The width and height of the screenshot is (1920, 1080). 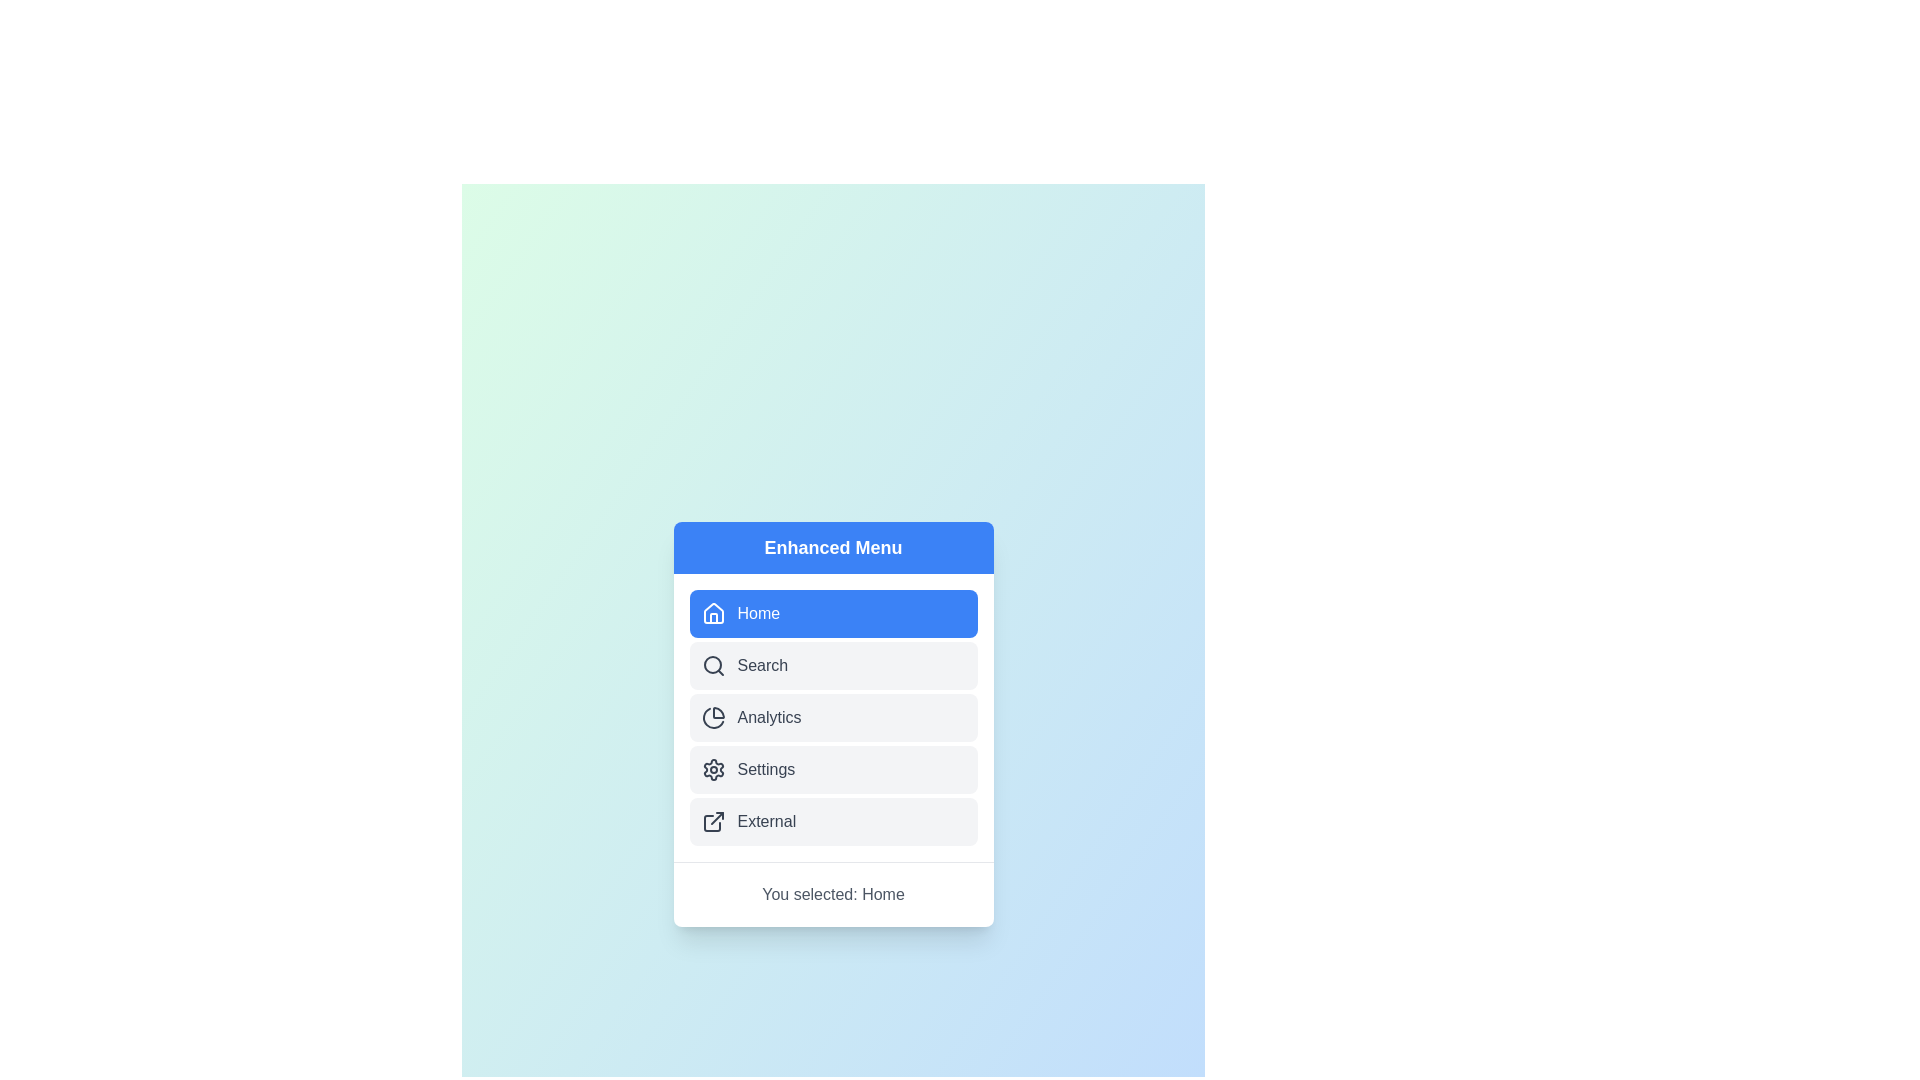 What do you see at coordinates (833, 821) in the screenshot?
I see `the menu item labeled External to view its hover effect` at bounding box center [833, 821].